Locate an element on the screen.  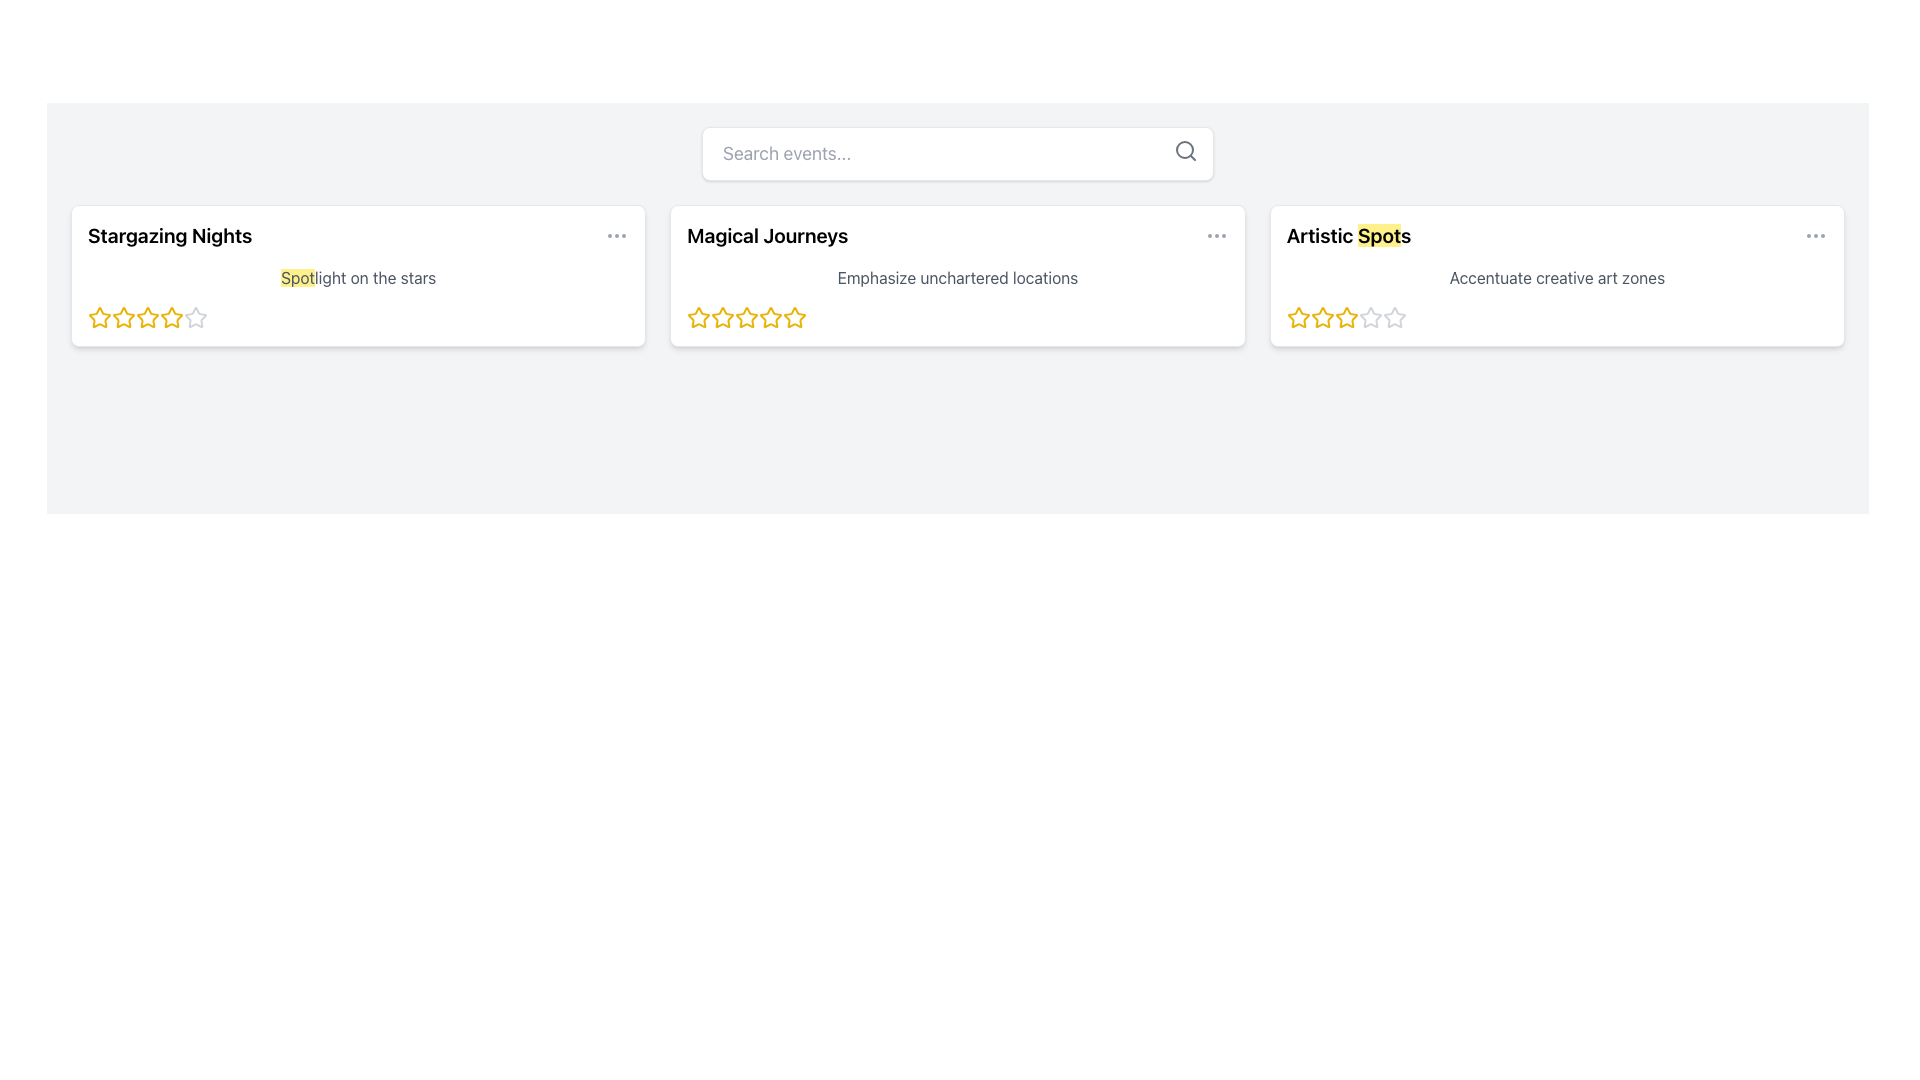
the second star from the left in the 5-star rating system under the 'Artistic Spots' title is located at coordinates (1322, 316).